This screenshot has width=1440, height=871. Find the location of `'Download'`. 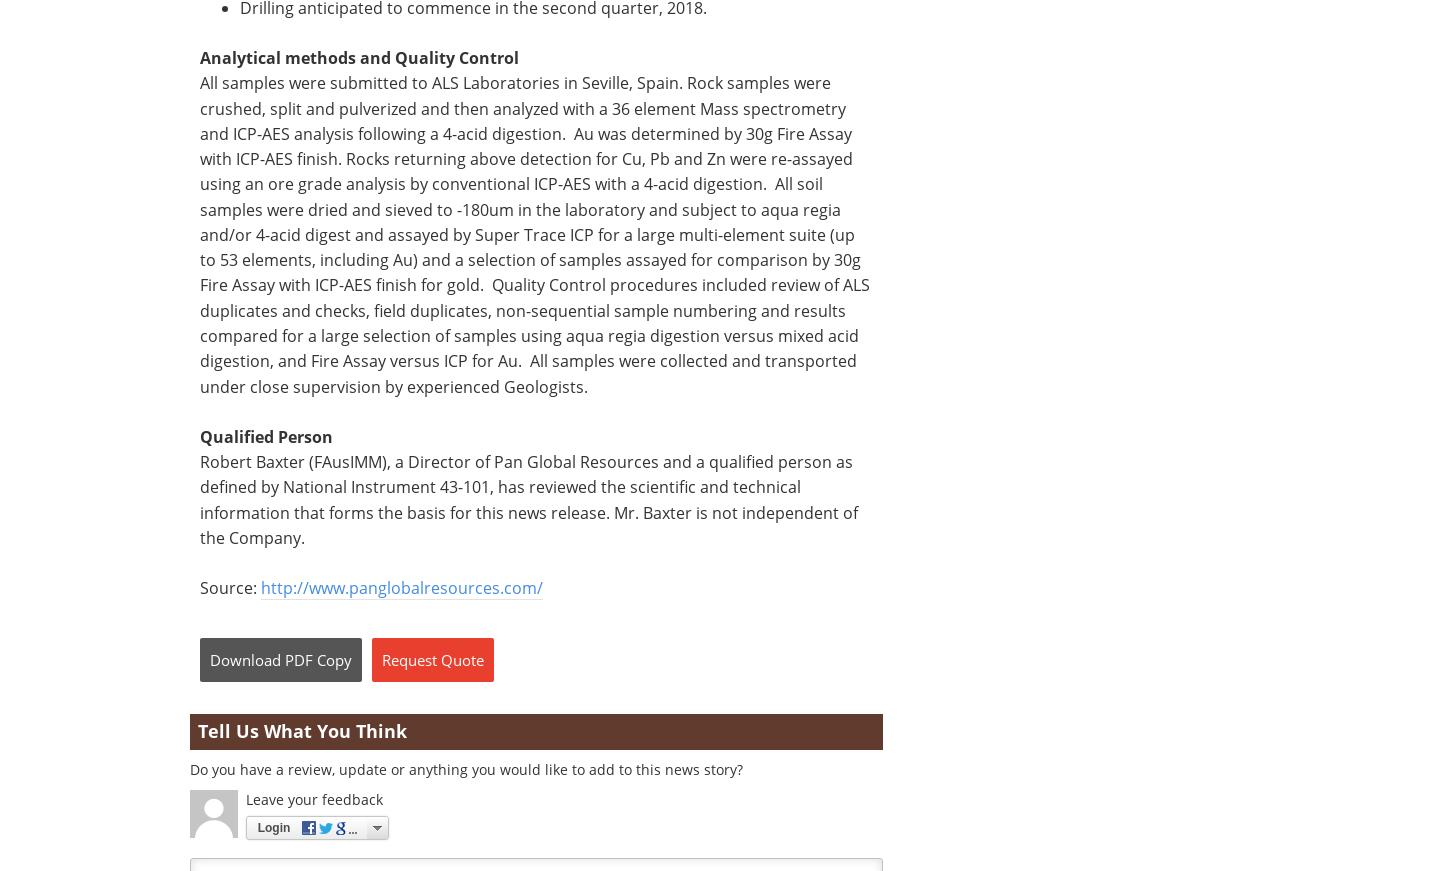

'Download' is located at coordinates (209, 658).